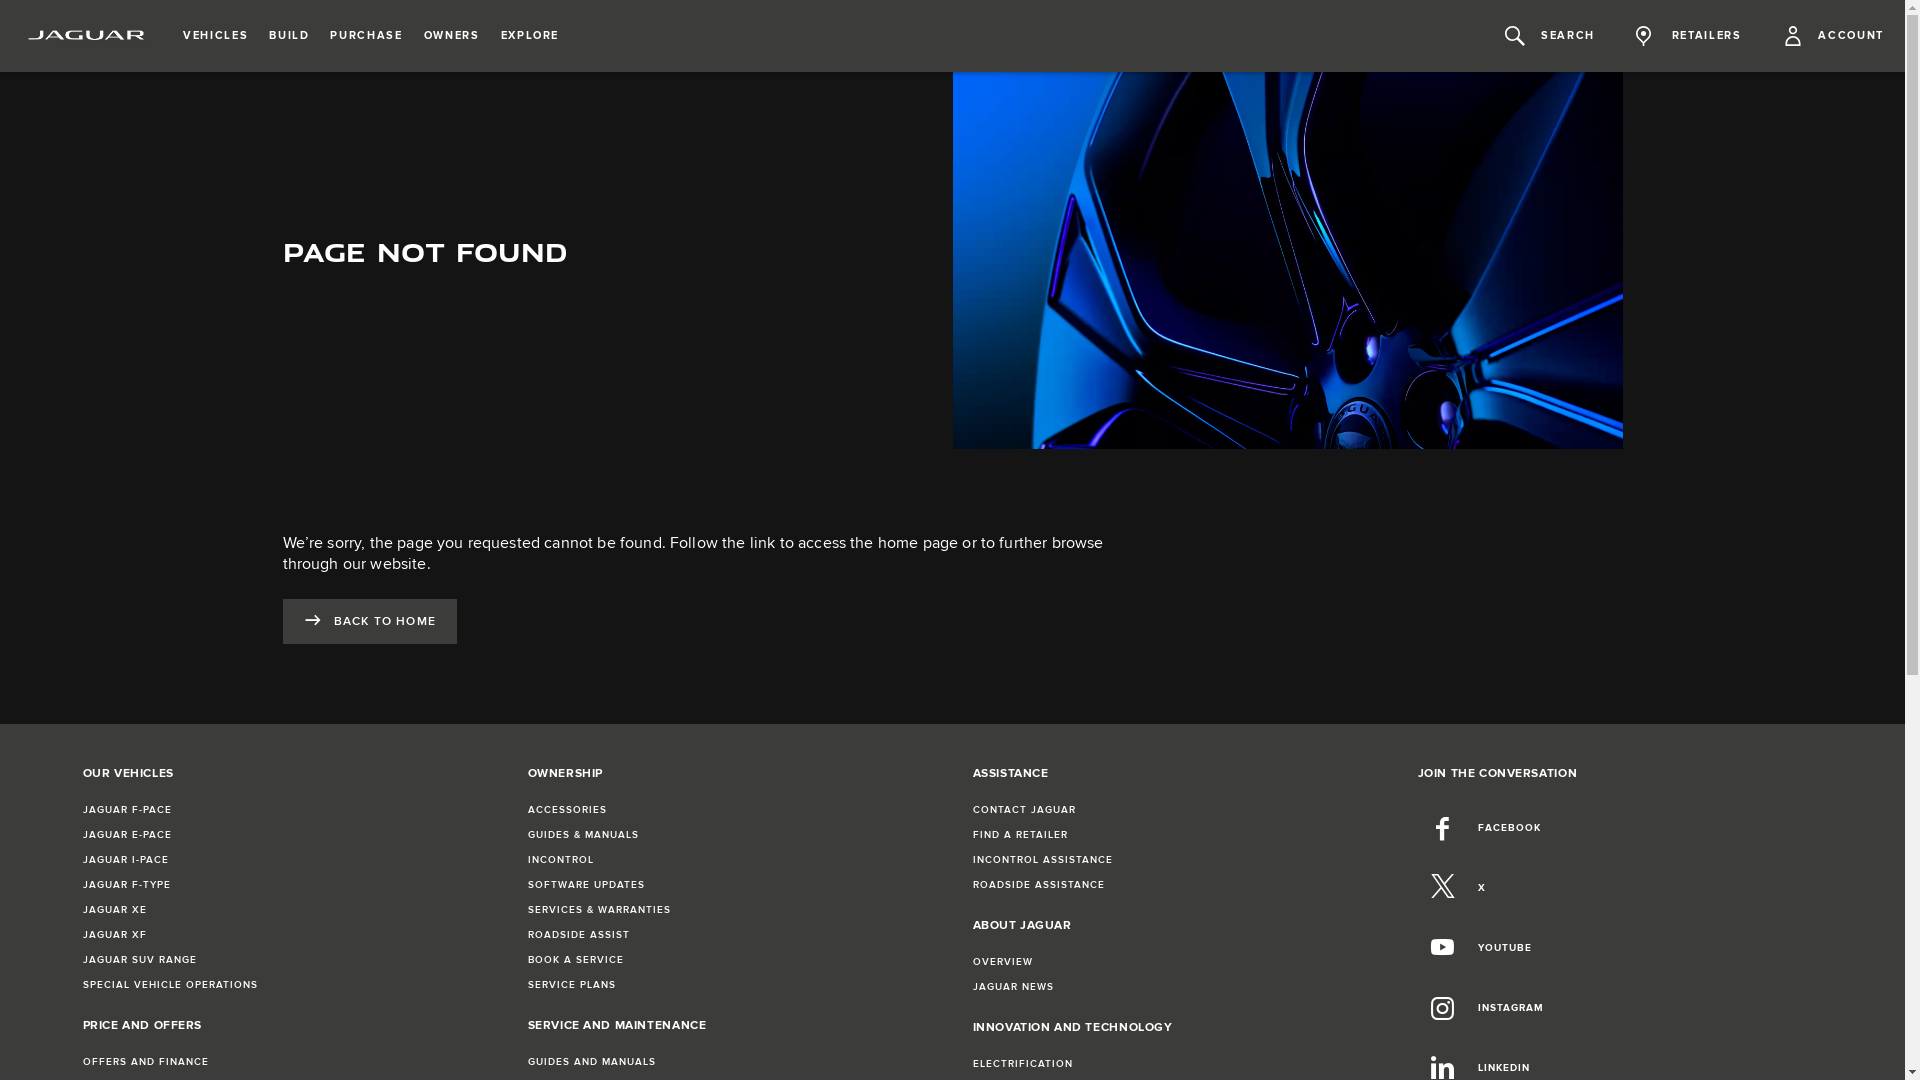 The image size is (1920, 1080). I want to click on 'FIND A RETAILER', so click(971, 834).